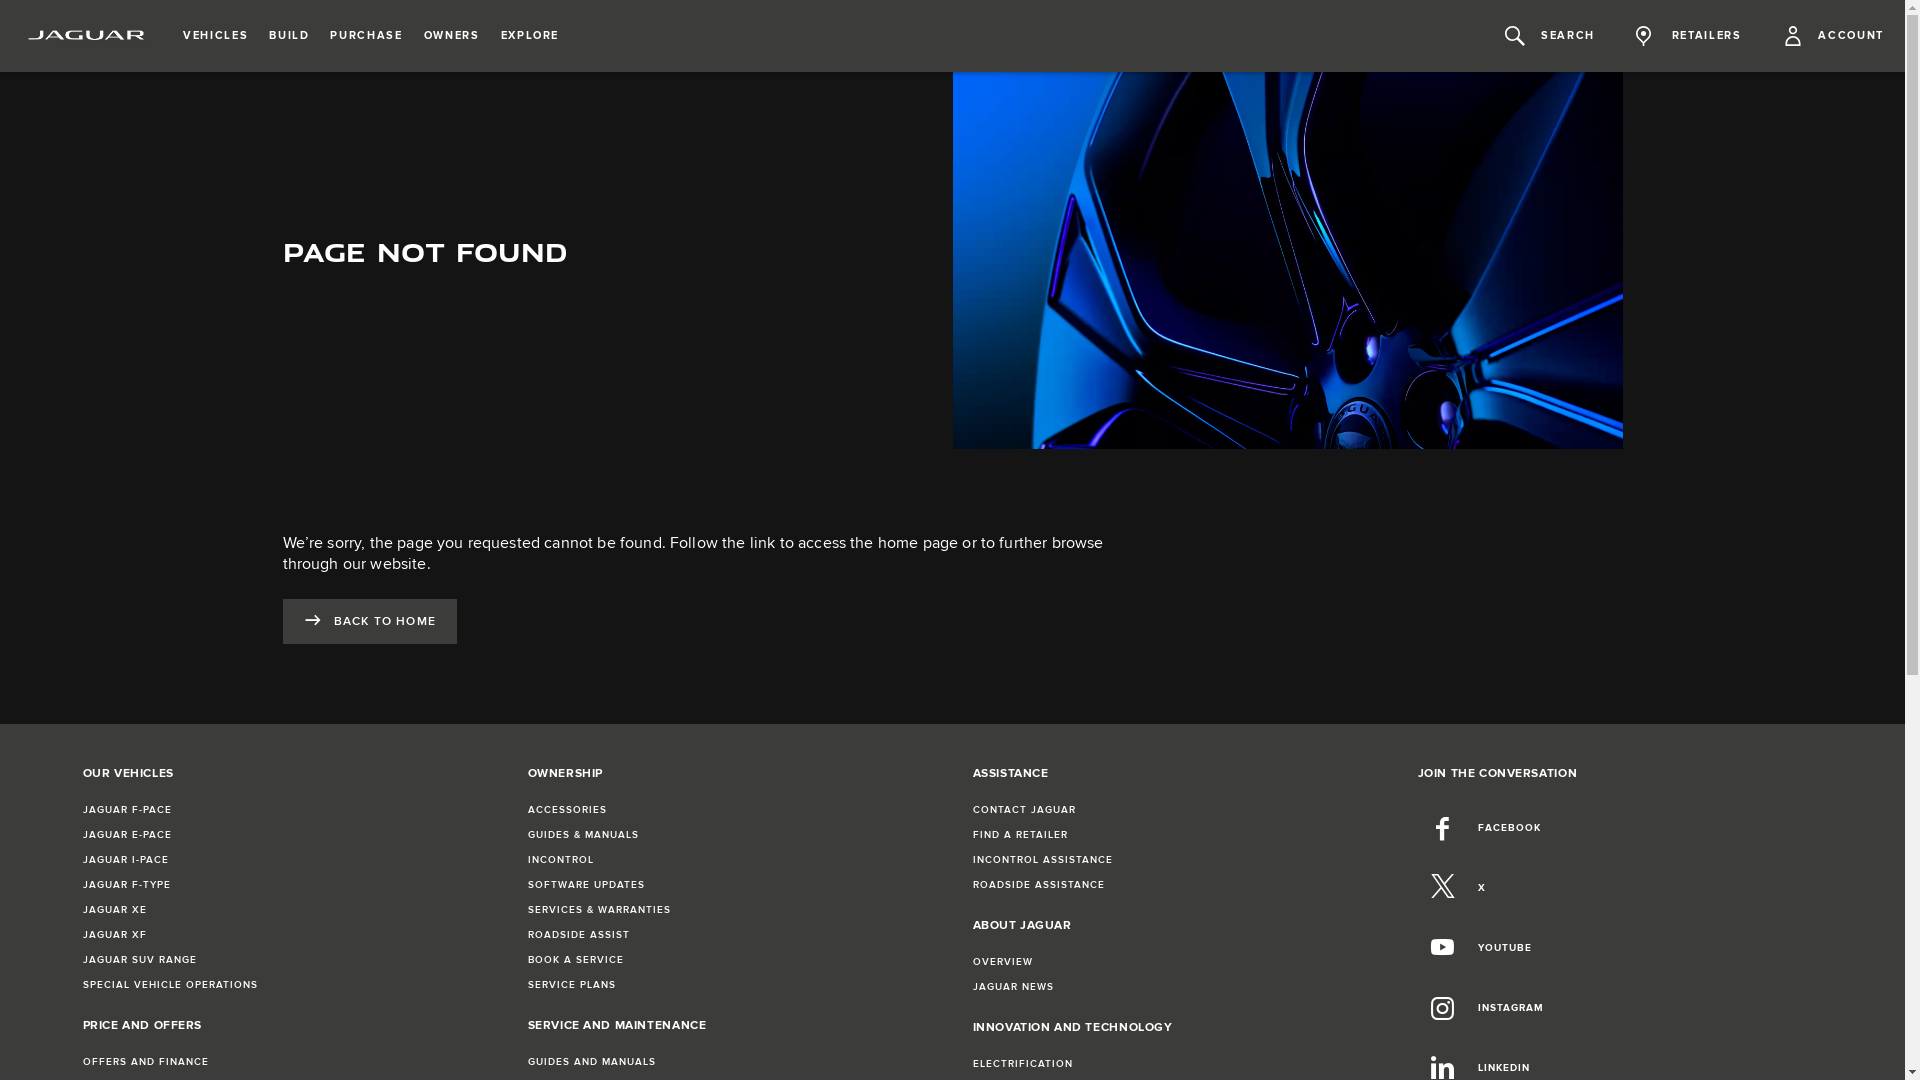 The image size is (1920, 1080). I want to click on 'FIND A RETAILER', so click(971, 834).